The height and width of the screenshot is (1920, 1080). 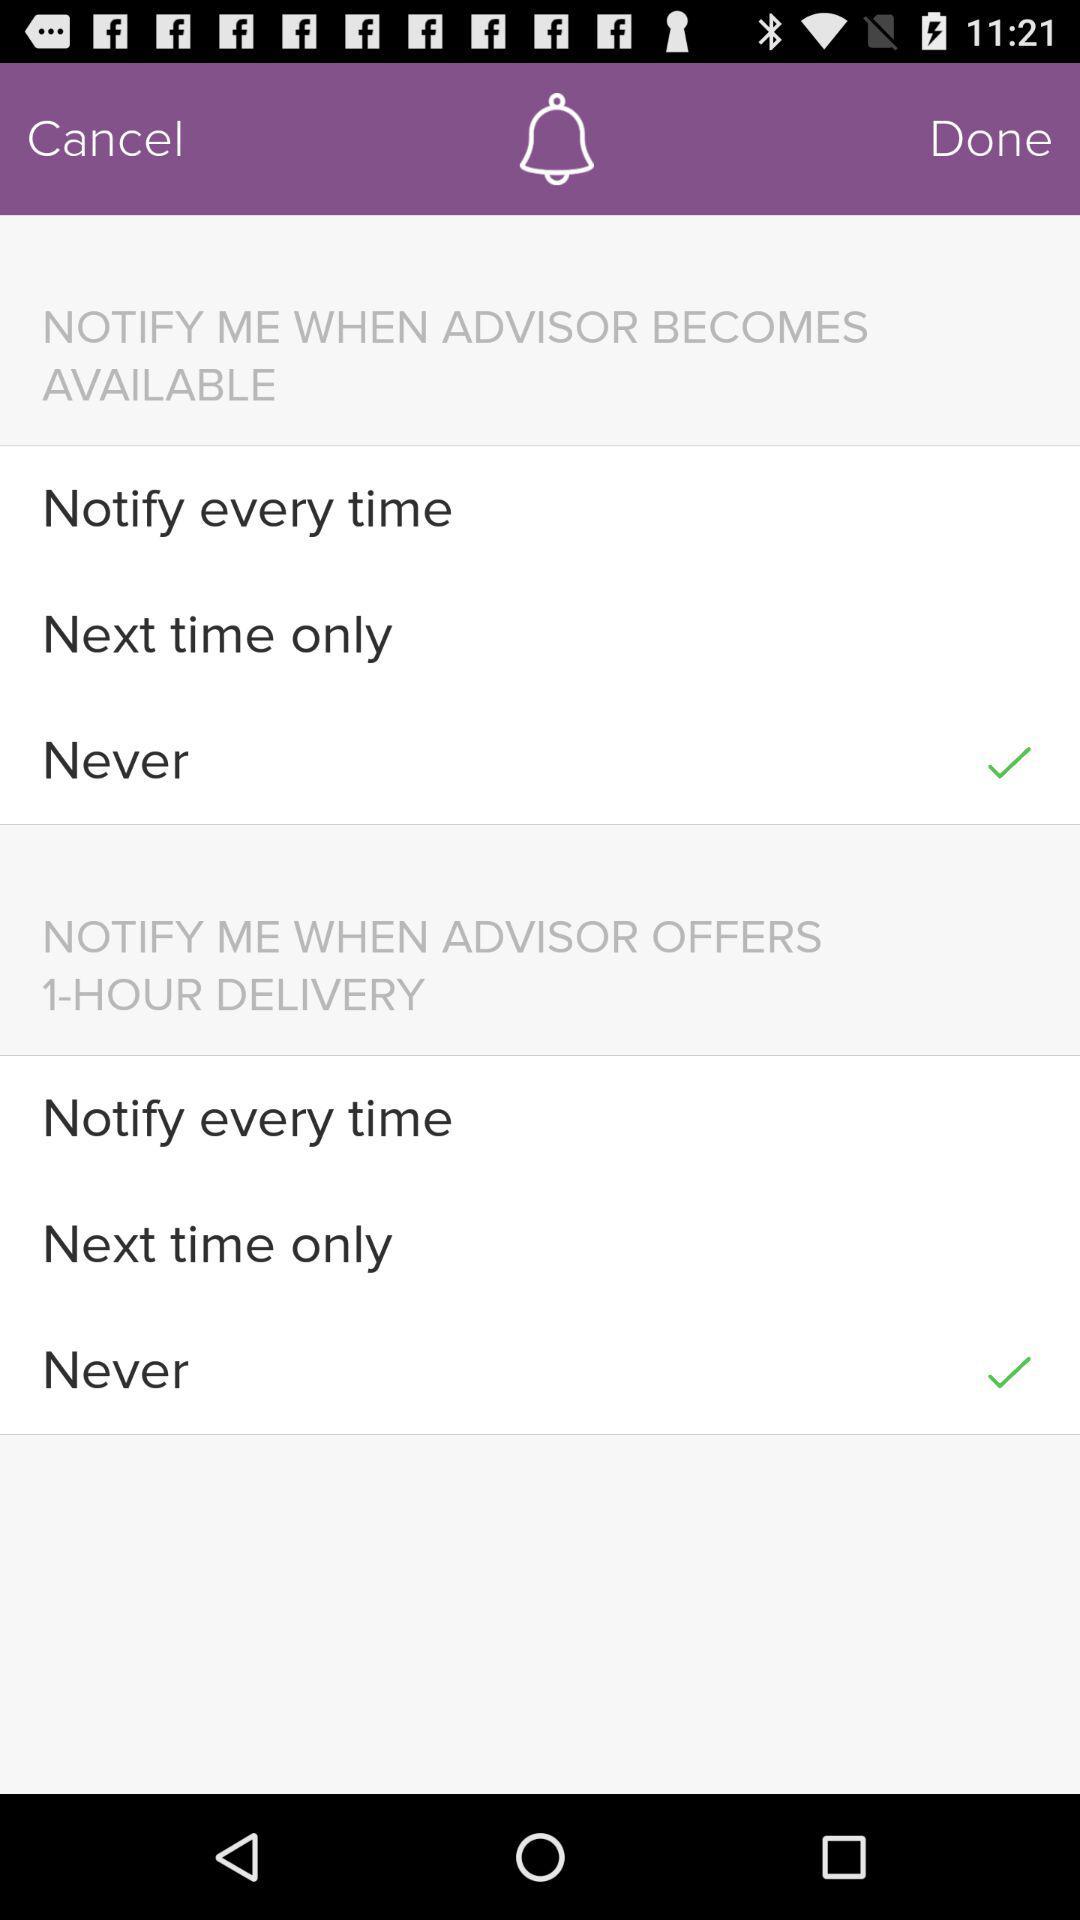 I want to click on icon to the right of the never, so click(x=1009, y=1369).